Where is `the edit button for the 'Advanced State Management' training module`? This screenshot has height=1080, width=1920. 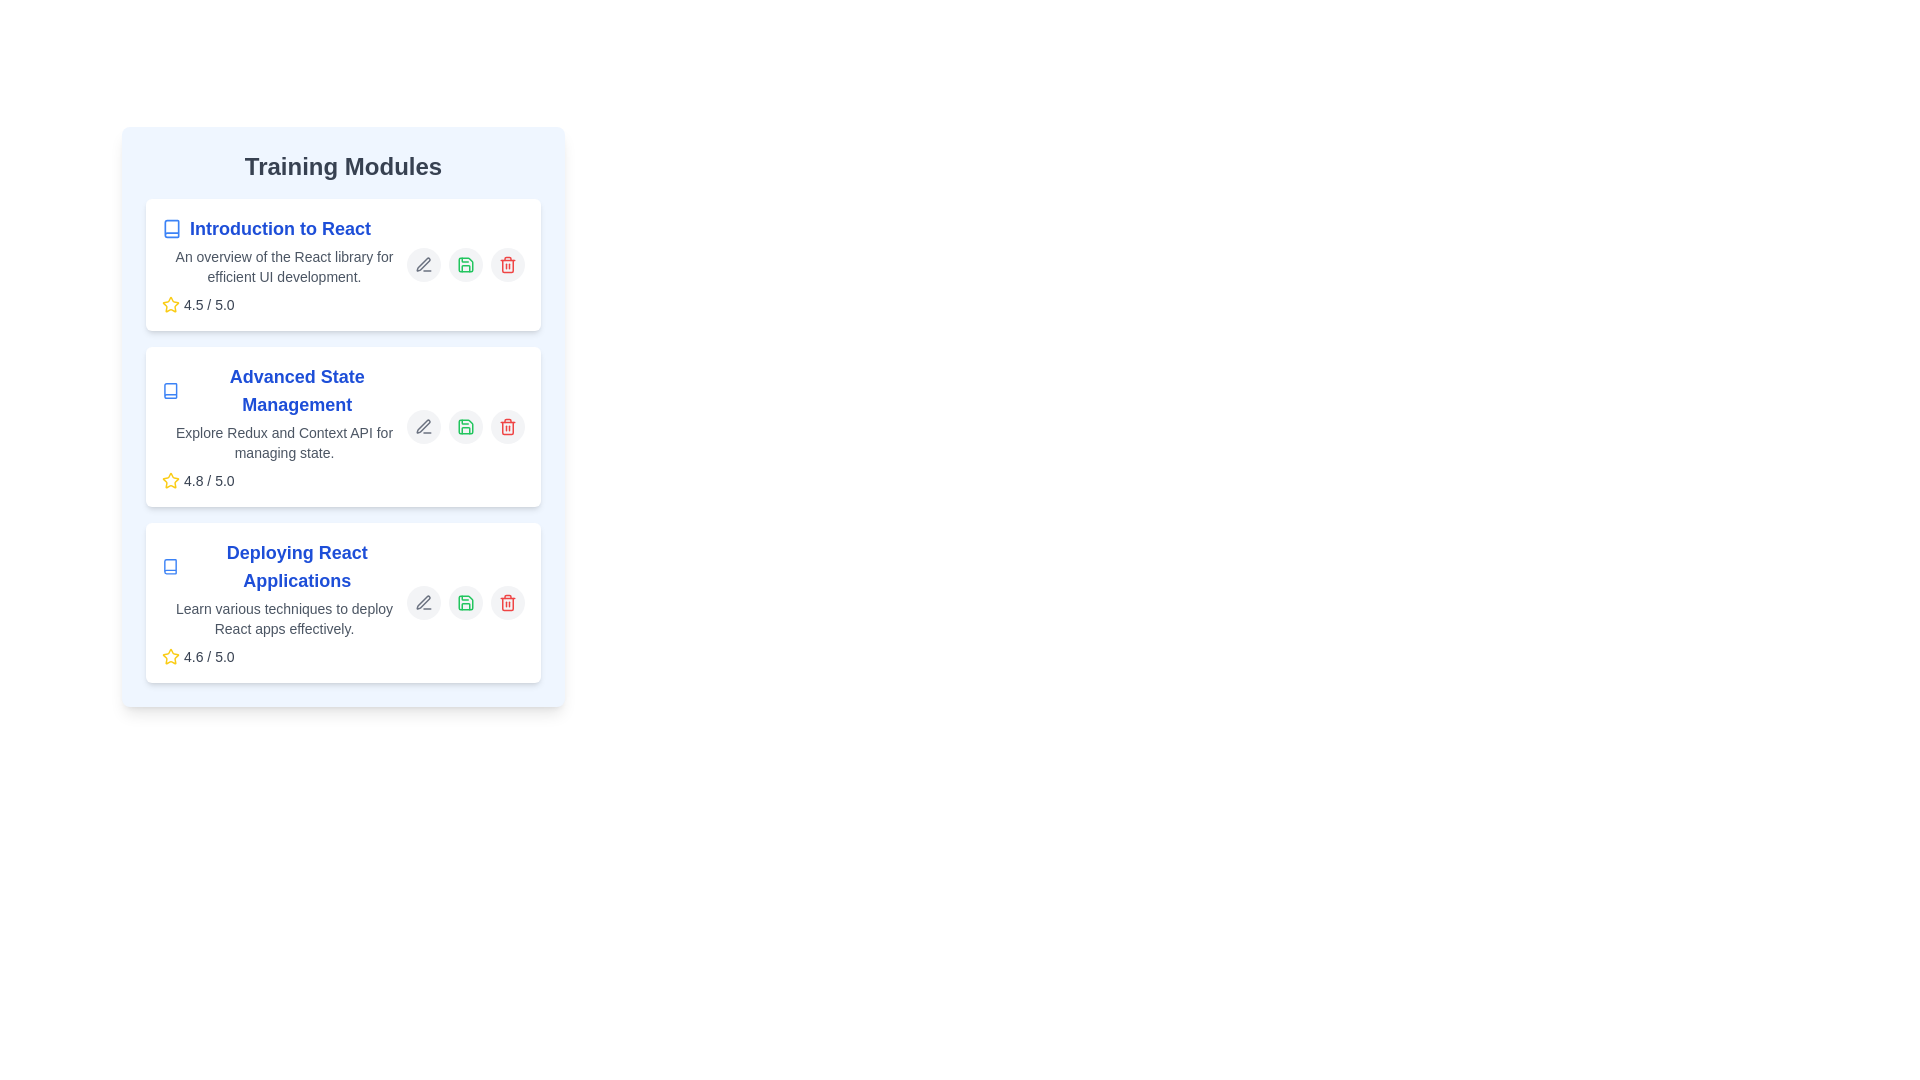 the edit button for the 'Advanced State Management' training module is located at coordinates (422, 426).